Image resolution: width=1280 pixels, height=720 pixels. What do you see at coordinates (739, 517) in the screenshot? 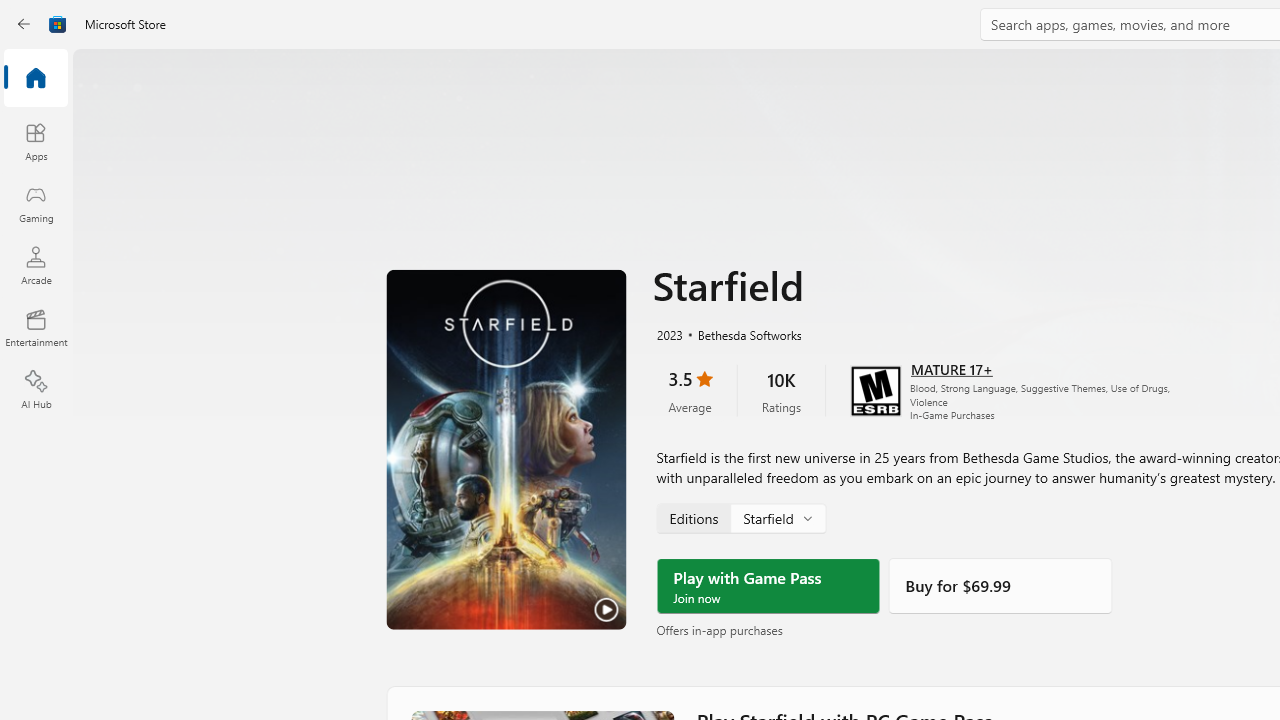
I see `'Starfield, Edition selector'` at bounding box center [739, 517].